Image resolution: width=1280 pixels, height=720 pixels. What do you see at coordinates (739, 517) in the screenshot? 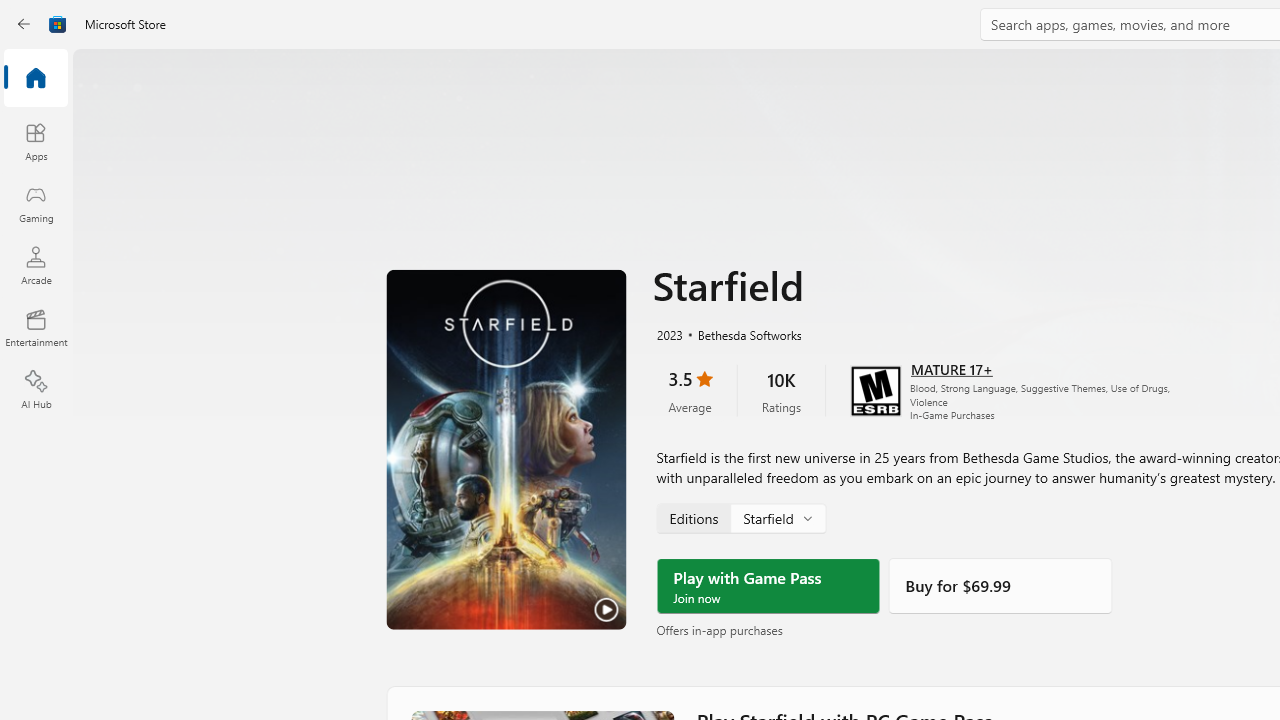
I see `'Starfield, Edition selector'` at bounding box center [739, 517].